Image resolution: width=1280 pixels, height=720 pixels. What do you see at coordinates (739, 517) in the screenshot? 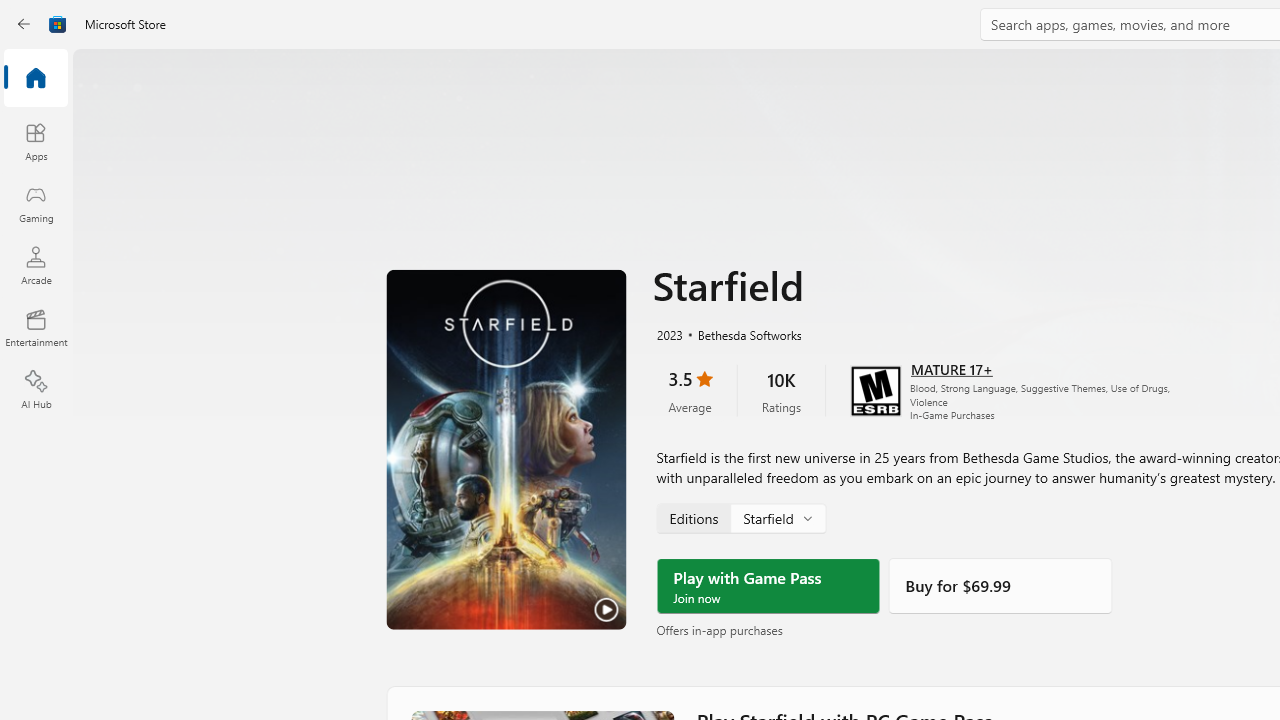
I see `'Starfield, Edition selector'` at bounding box center [739, 517].